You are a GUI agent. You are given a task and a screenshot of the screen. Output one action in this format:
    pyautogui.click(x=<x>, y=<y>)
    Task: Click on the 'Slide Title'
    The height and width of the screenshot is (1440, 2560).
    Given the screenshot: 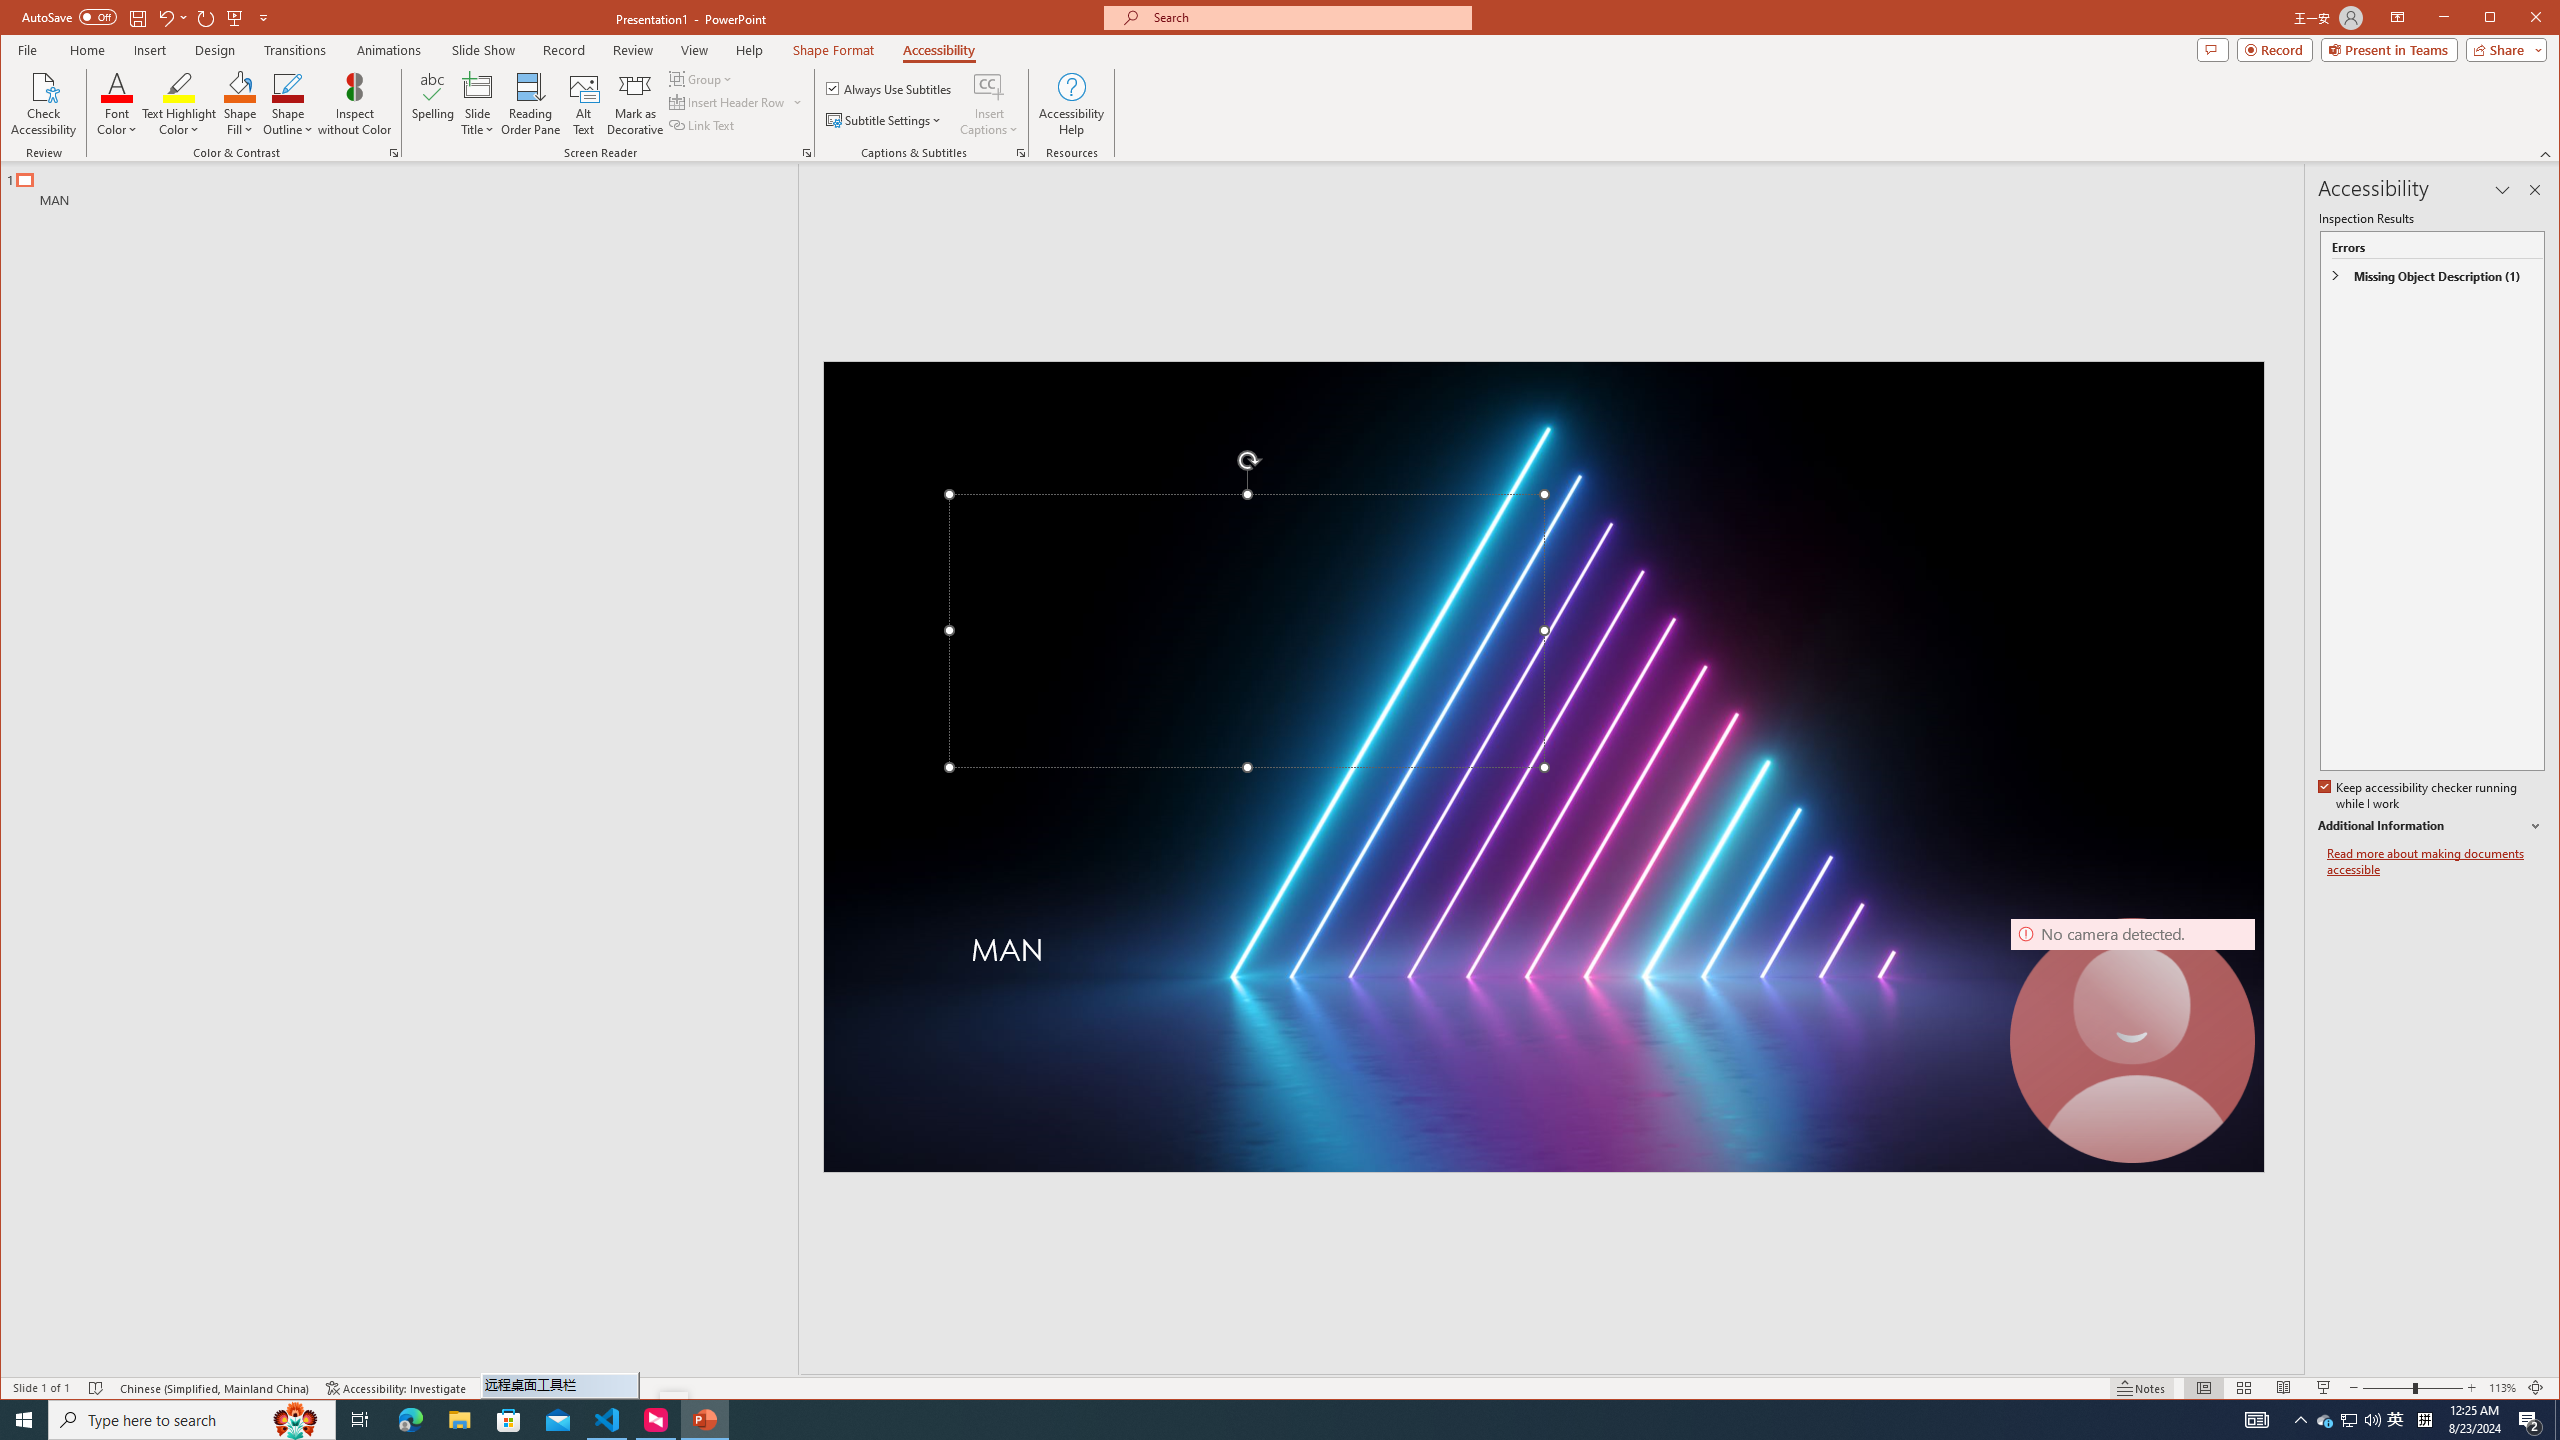 What is the action you would take?
    pyautogui.click(x=477, y=85)
    